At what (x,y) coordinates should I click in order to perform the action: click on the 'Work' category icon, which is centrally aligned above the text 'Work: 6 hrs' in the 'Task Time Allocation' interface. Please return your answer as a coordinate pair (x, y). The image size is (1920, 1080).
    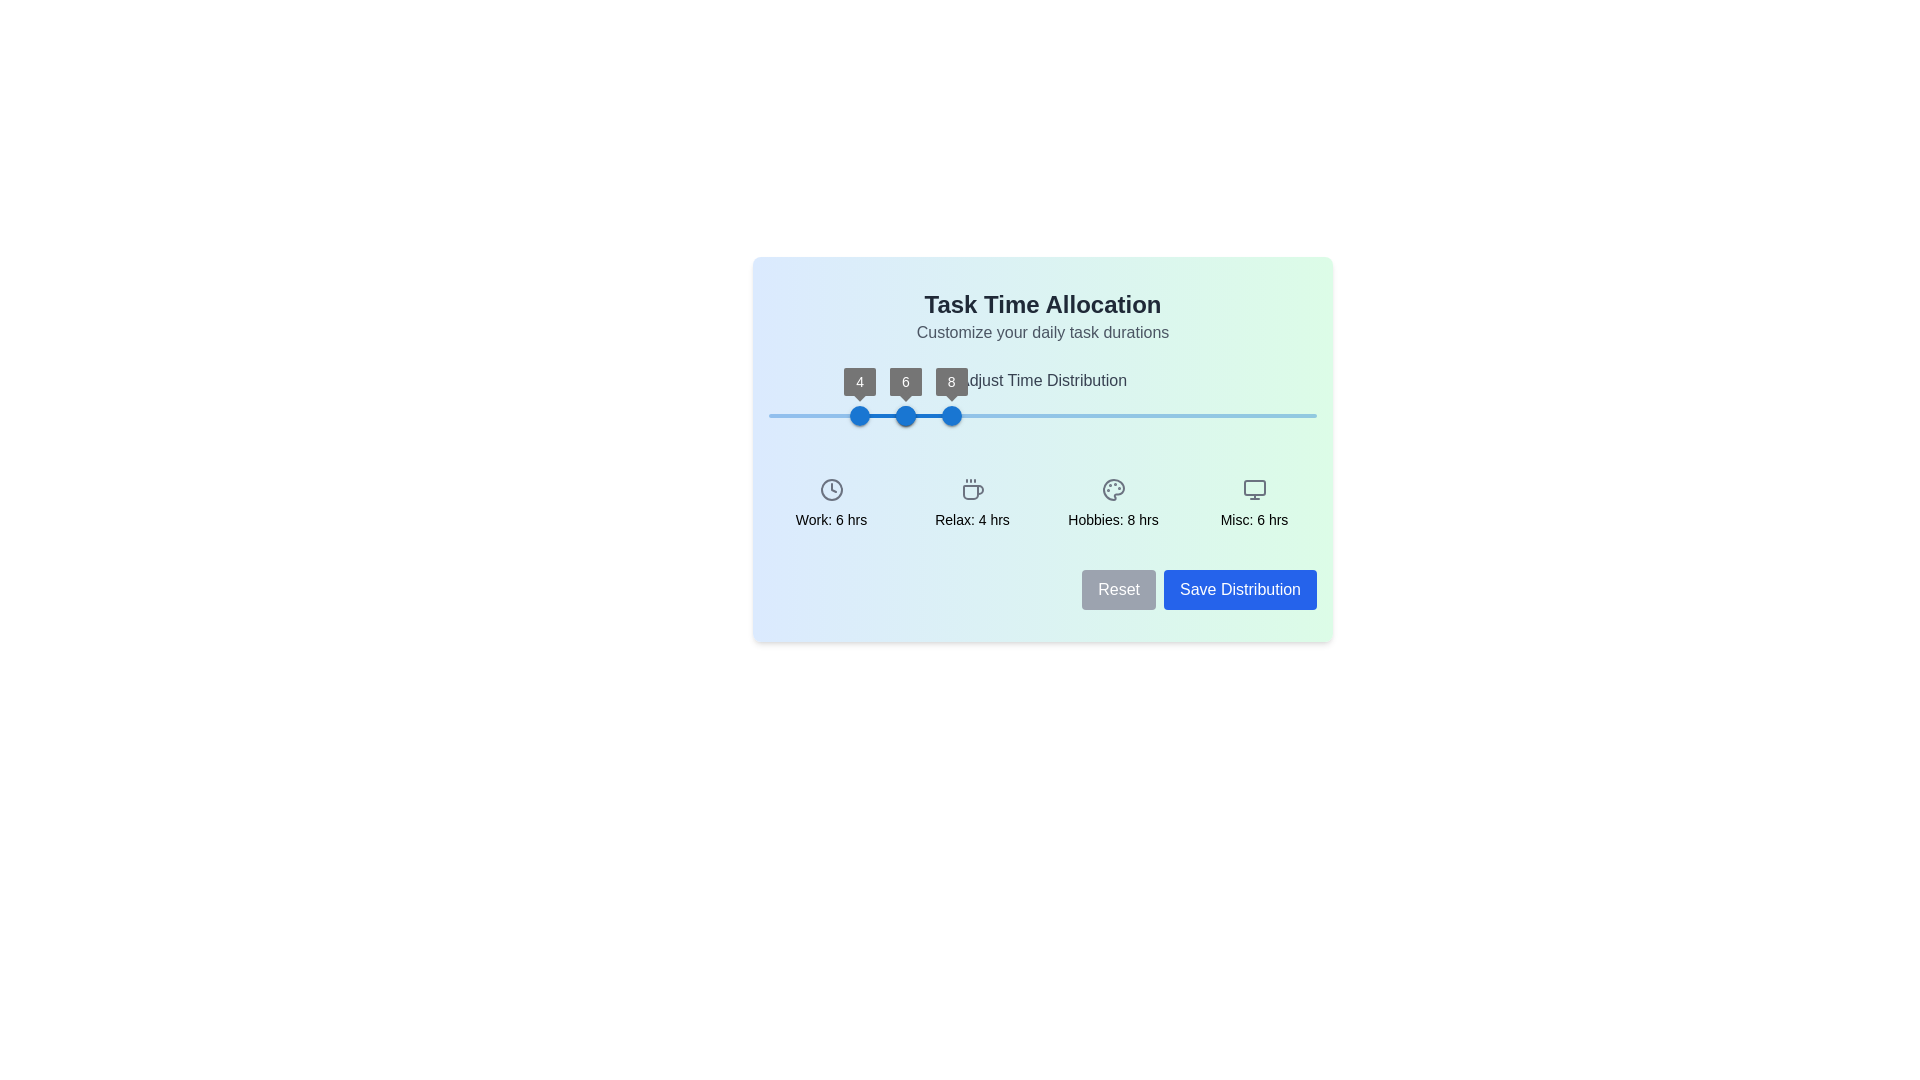
    Looking at the image, I should click on (831, 489).